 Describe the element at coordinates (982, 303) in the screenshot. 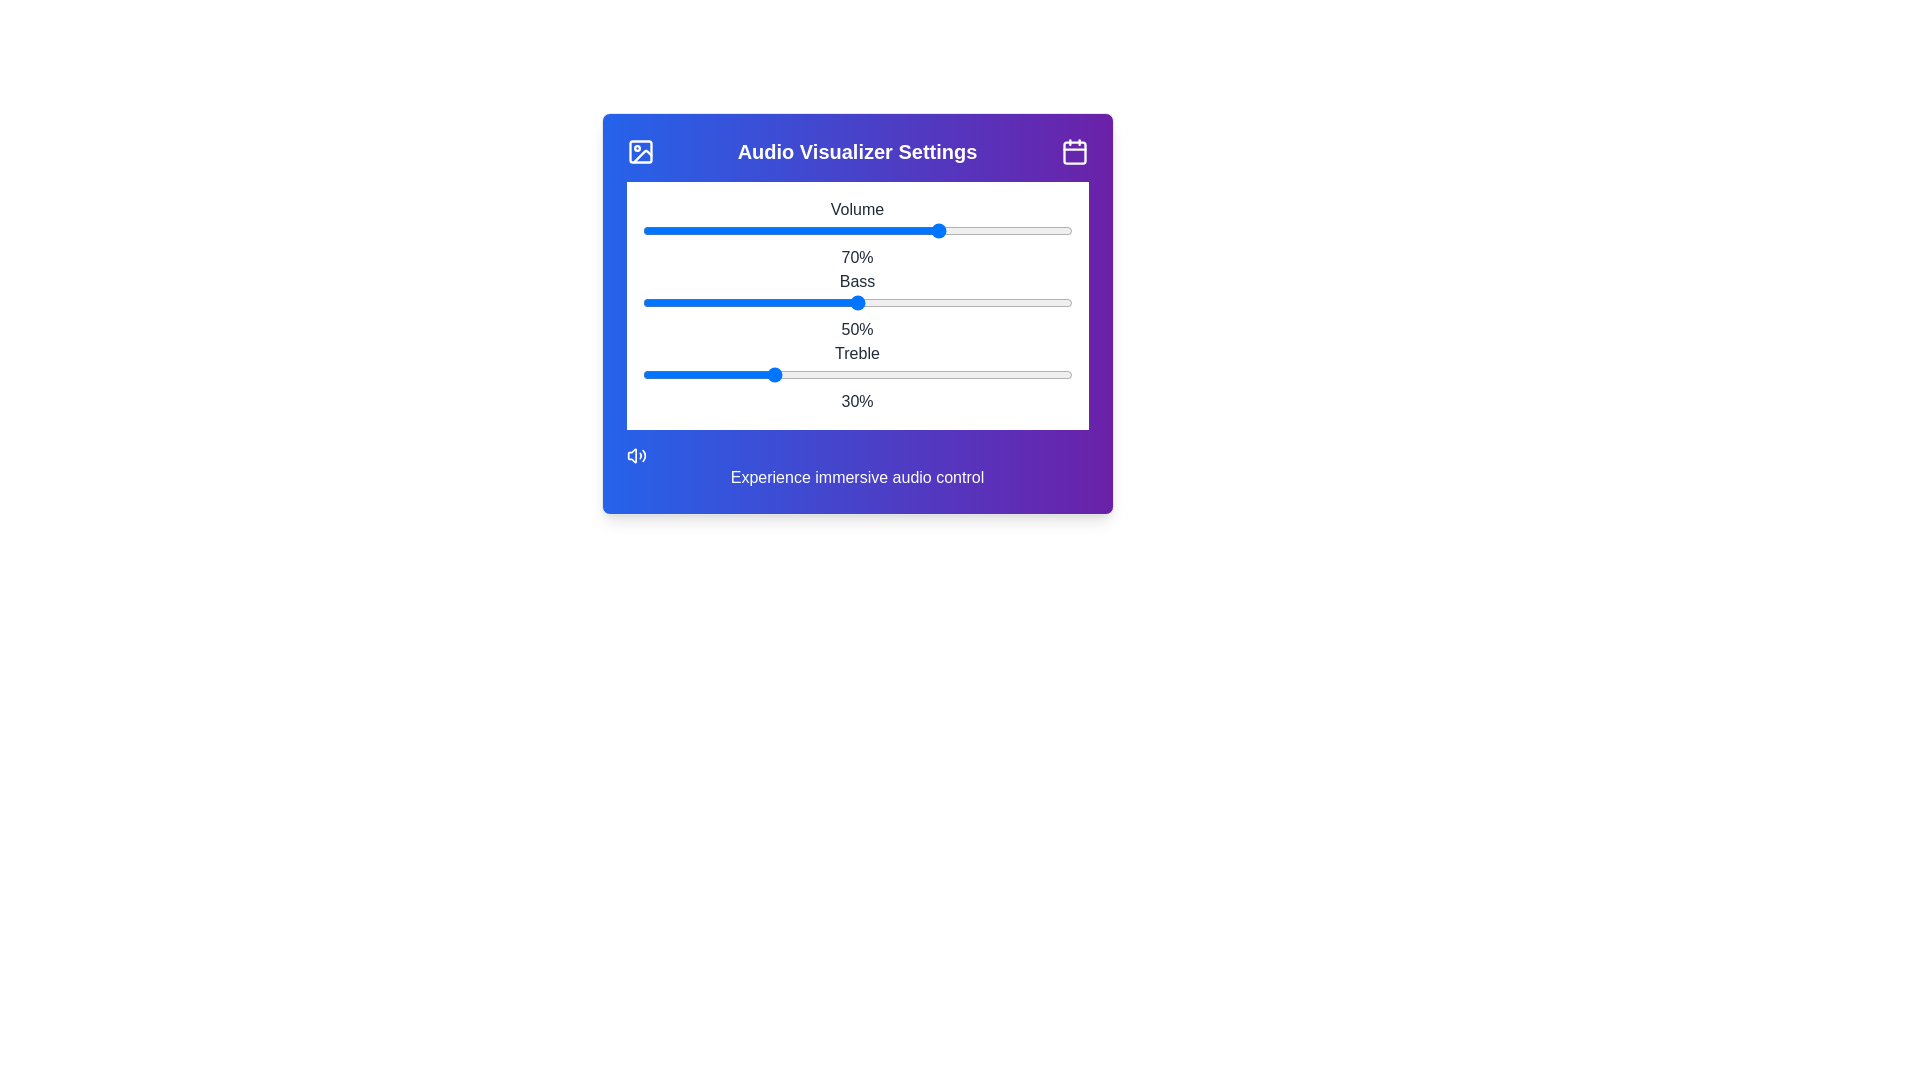

I see `the bass slider to set the bass level to 79%` at that location.